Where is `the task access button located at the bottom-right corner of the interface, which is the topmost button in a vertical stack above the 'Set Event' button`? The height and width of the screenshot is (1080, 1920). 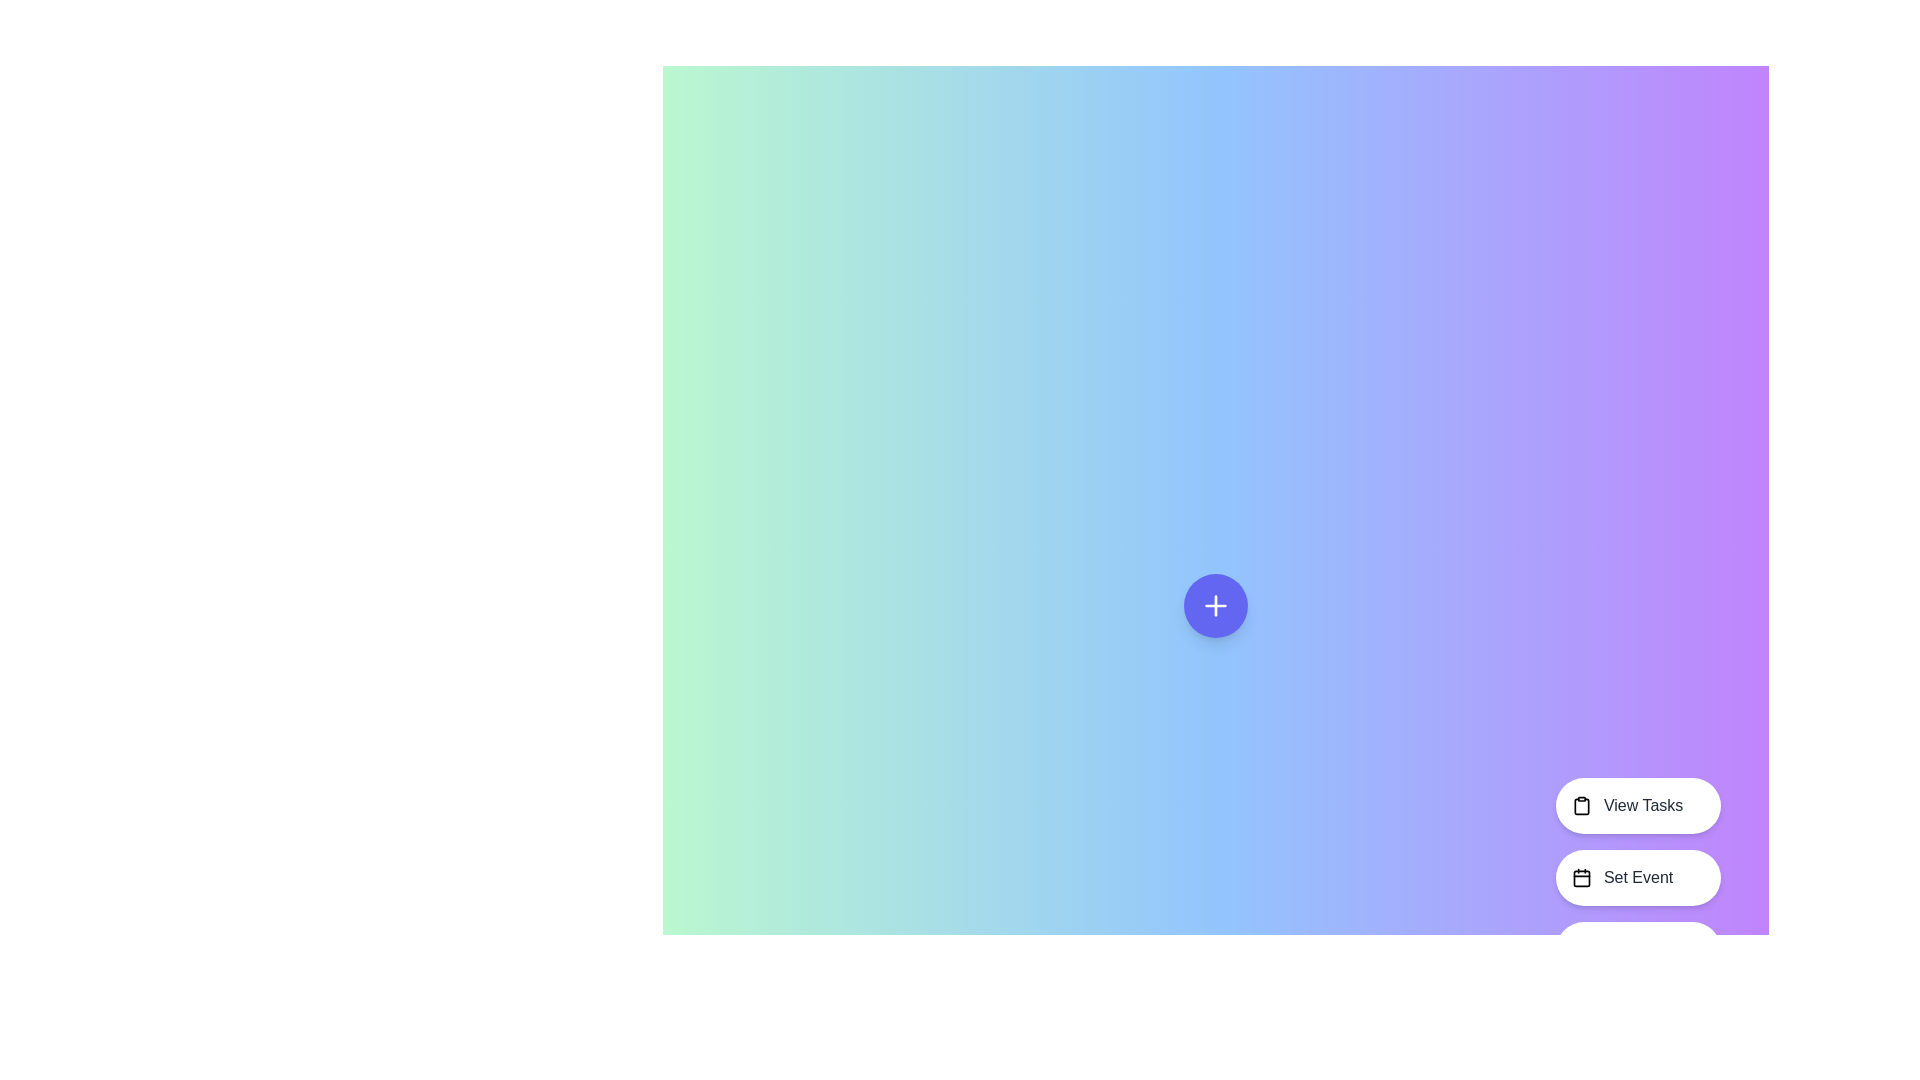 the task access button located at the bottom-right corner of the interface, which is the topmost button in a vertical stack above the 'Set Event' button is located at coordinates (1638, 805).